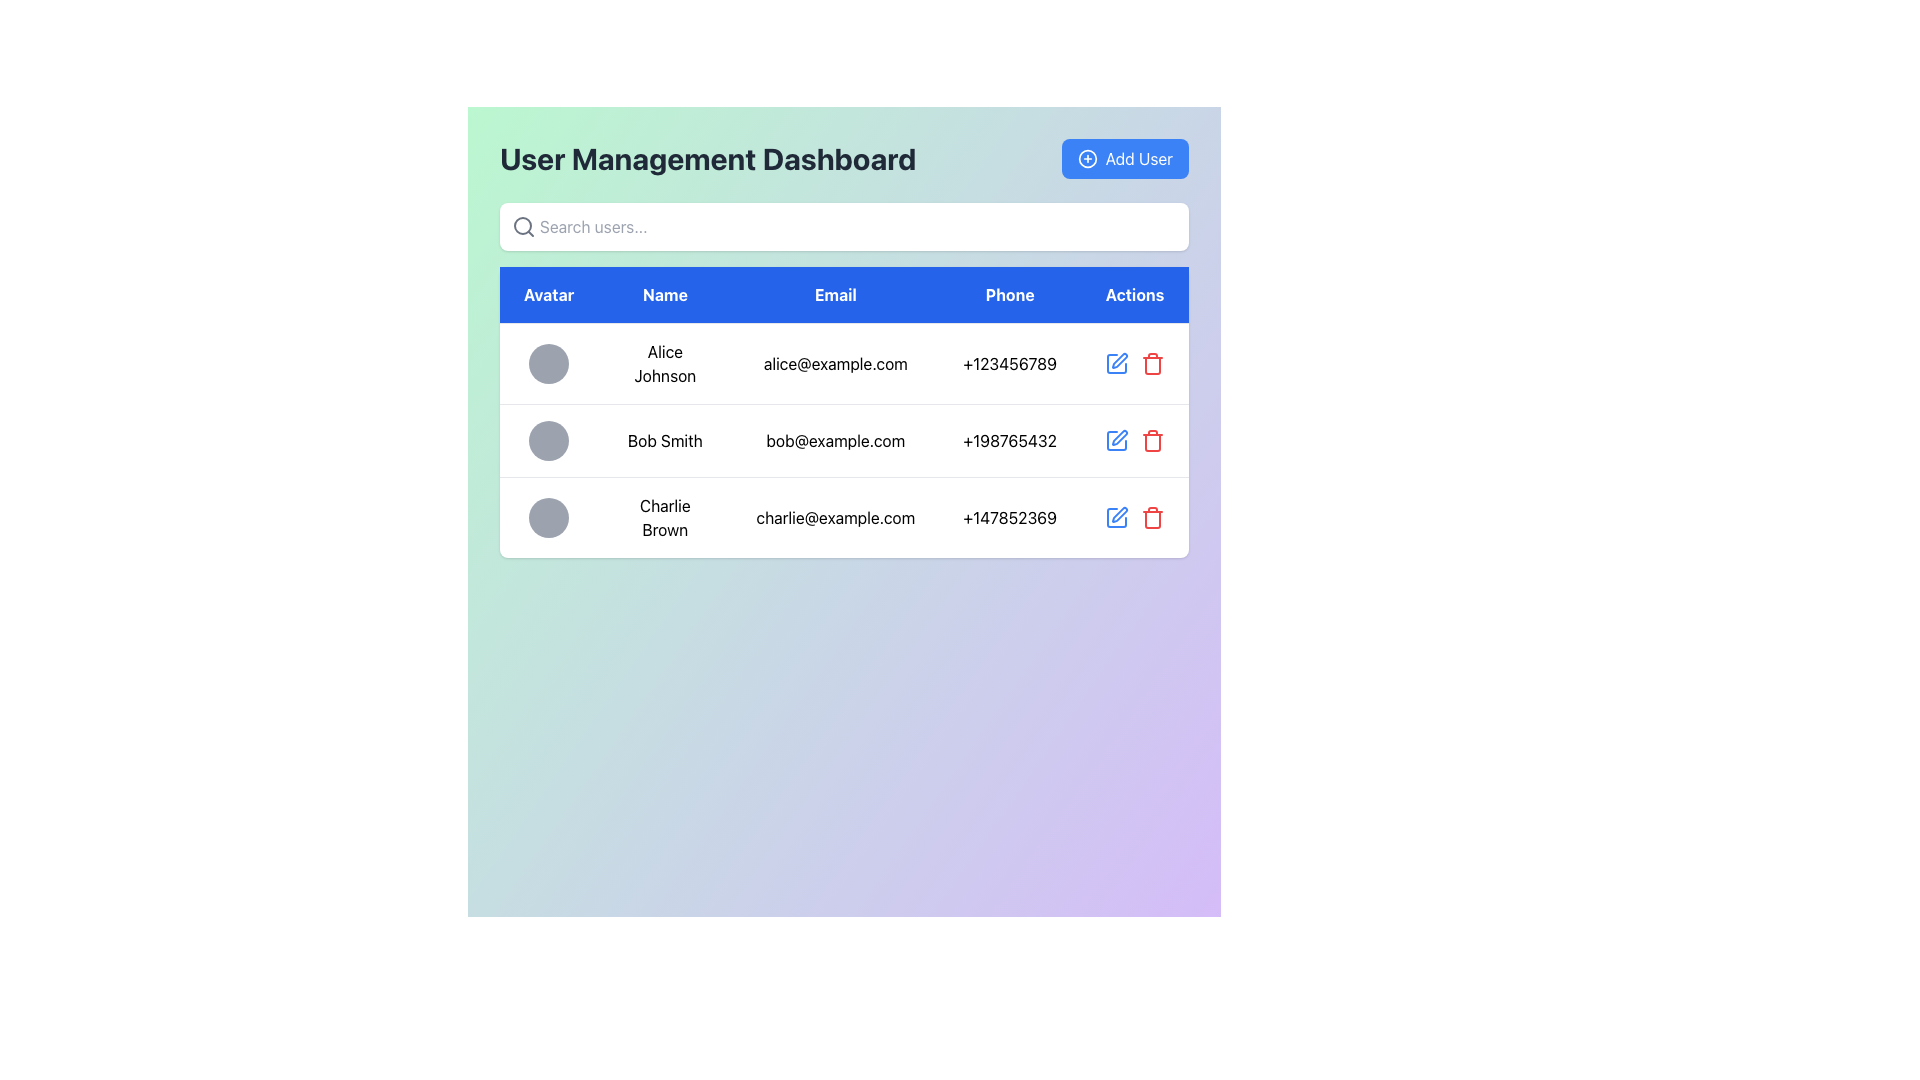 Image resolution: width=1920 pixels, height=1080 pixels. What do you see at coordinates (844, 295) in the screenshot?
I see `the header row in the table with a blue background and white text containing the labels 'Avatar,' 'Name,' 'Email,' 'Phone,' and 'Actions.'` at bounding box center [844, 295].